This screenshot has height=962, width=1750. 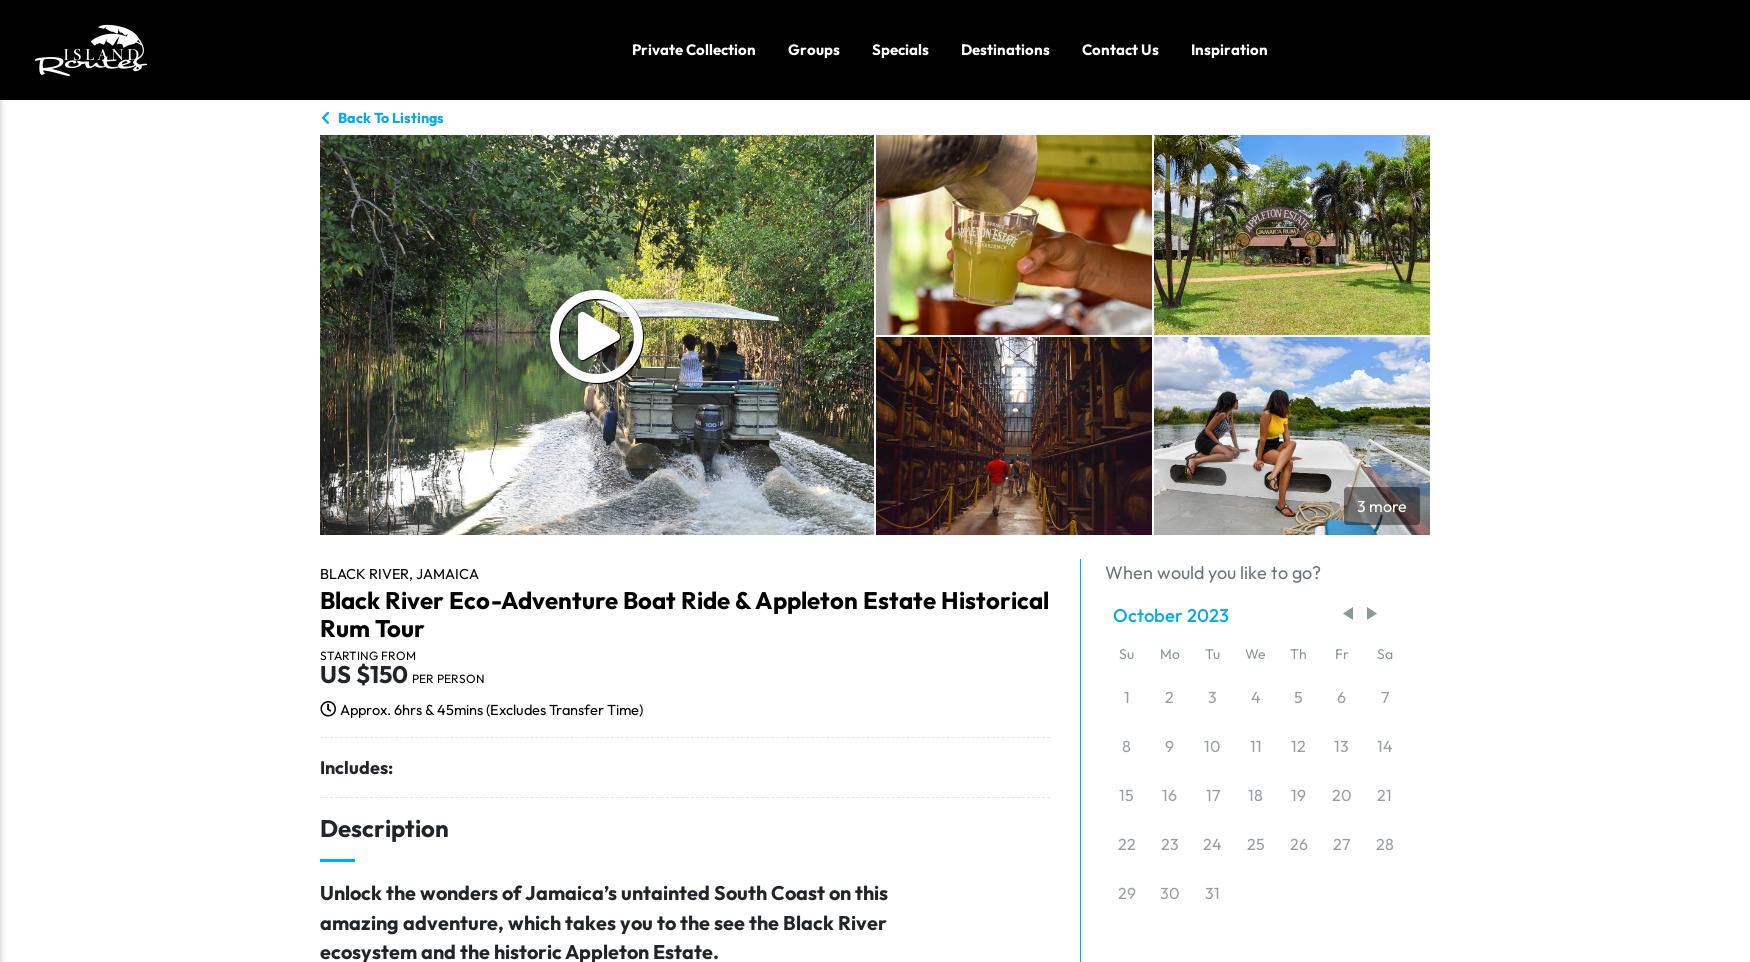 What do you see at coordinates (1341, 695) in the screenshot?
I see `'6'` at bounding box center [1341, 695].